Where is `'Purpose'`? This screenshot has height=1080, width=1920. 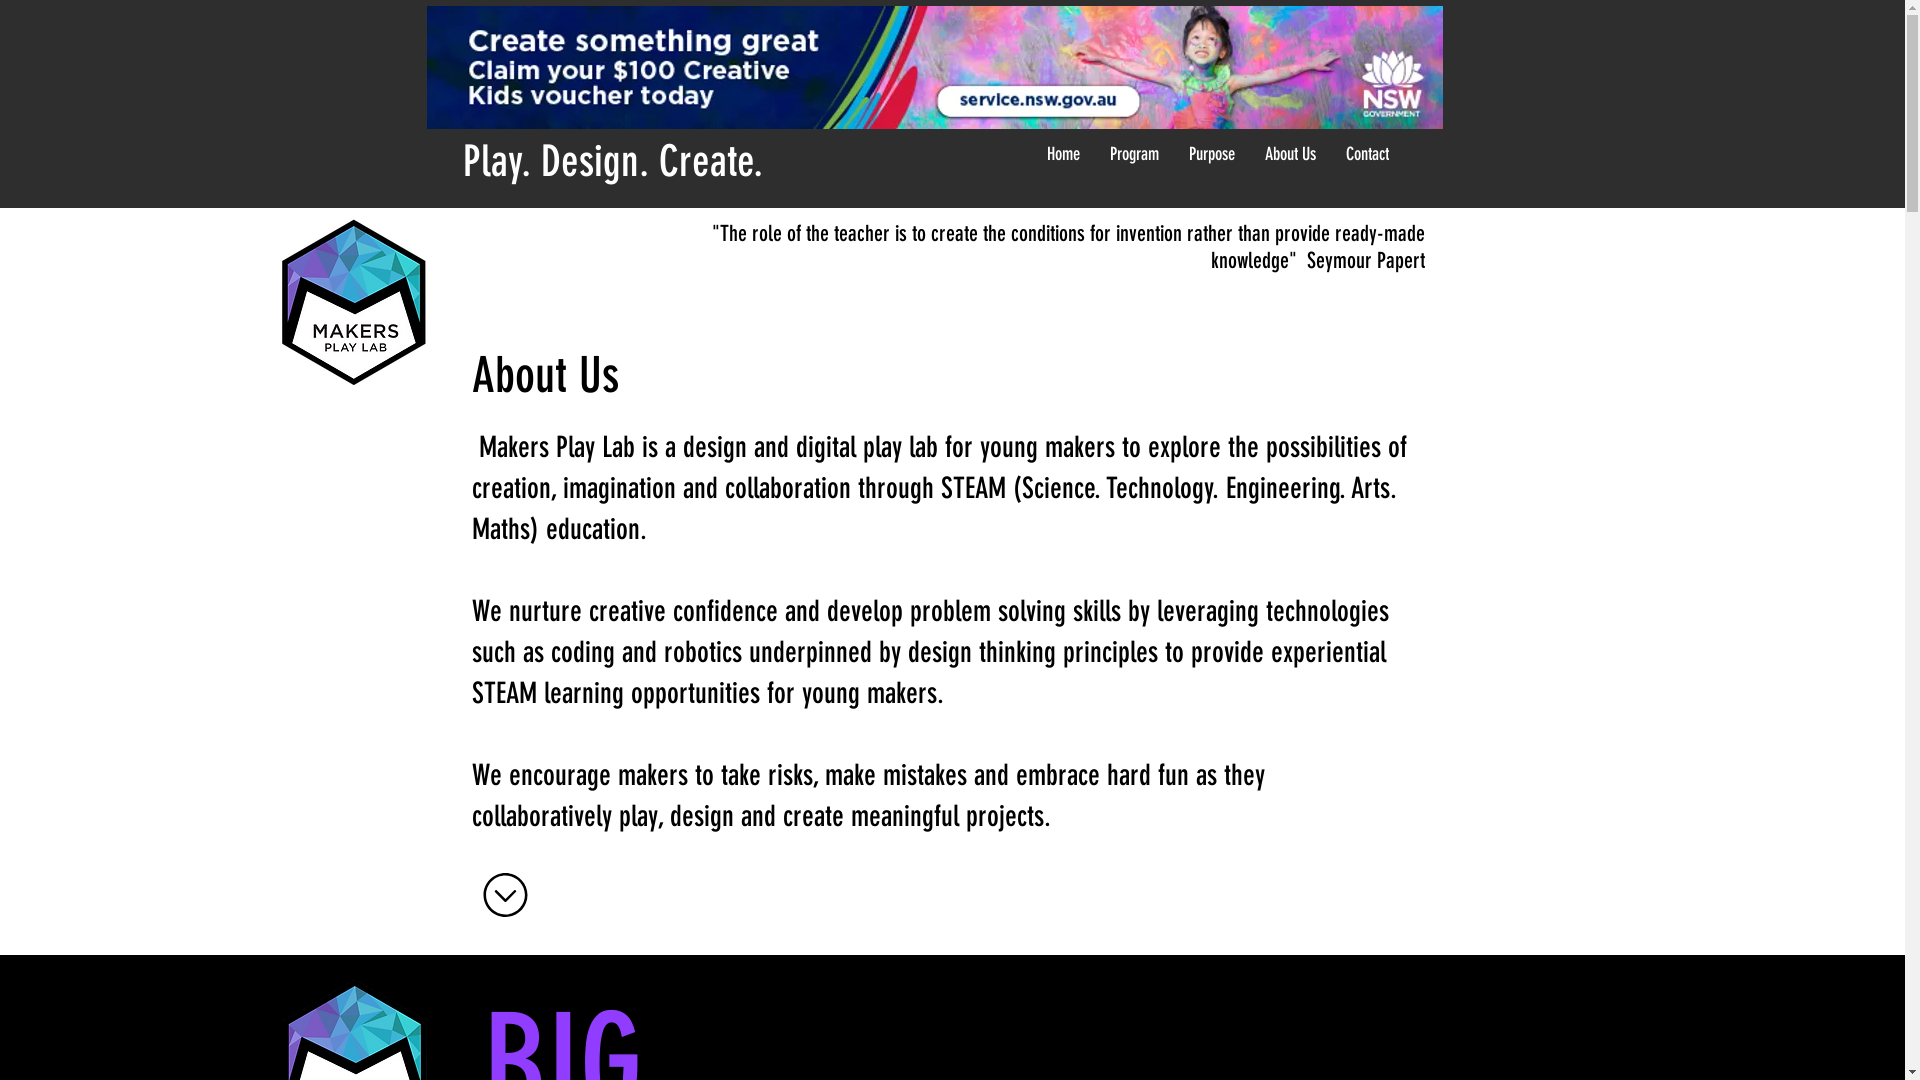
'Purpose' is located at coordinates (1210, 153).